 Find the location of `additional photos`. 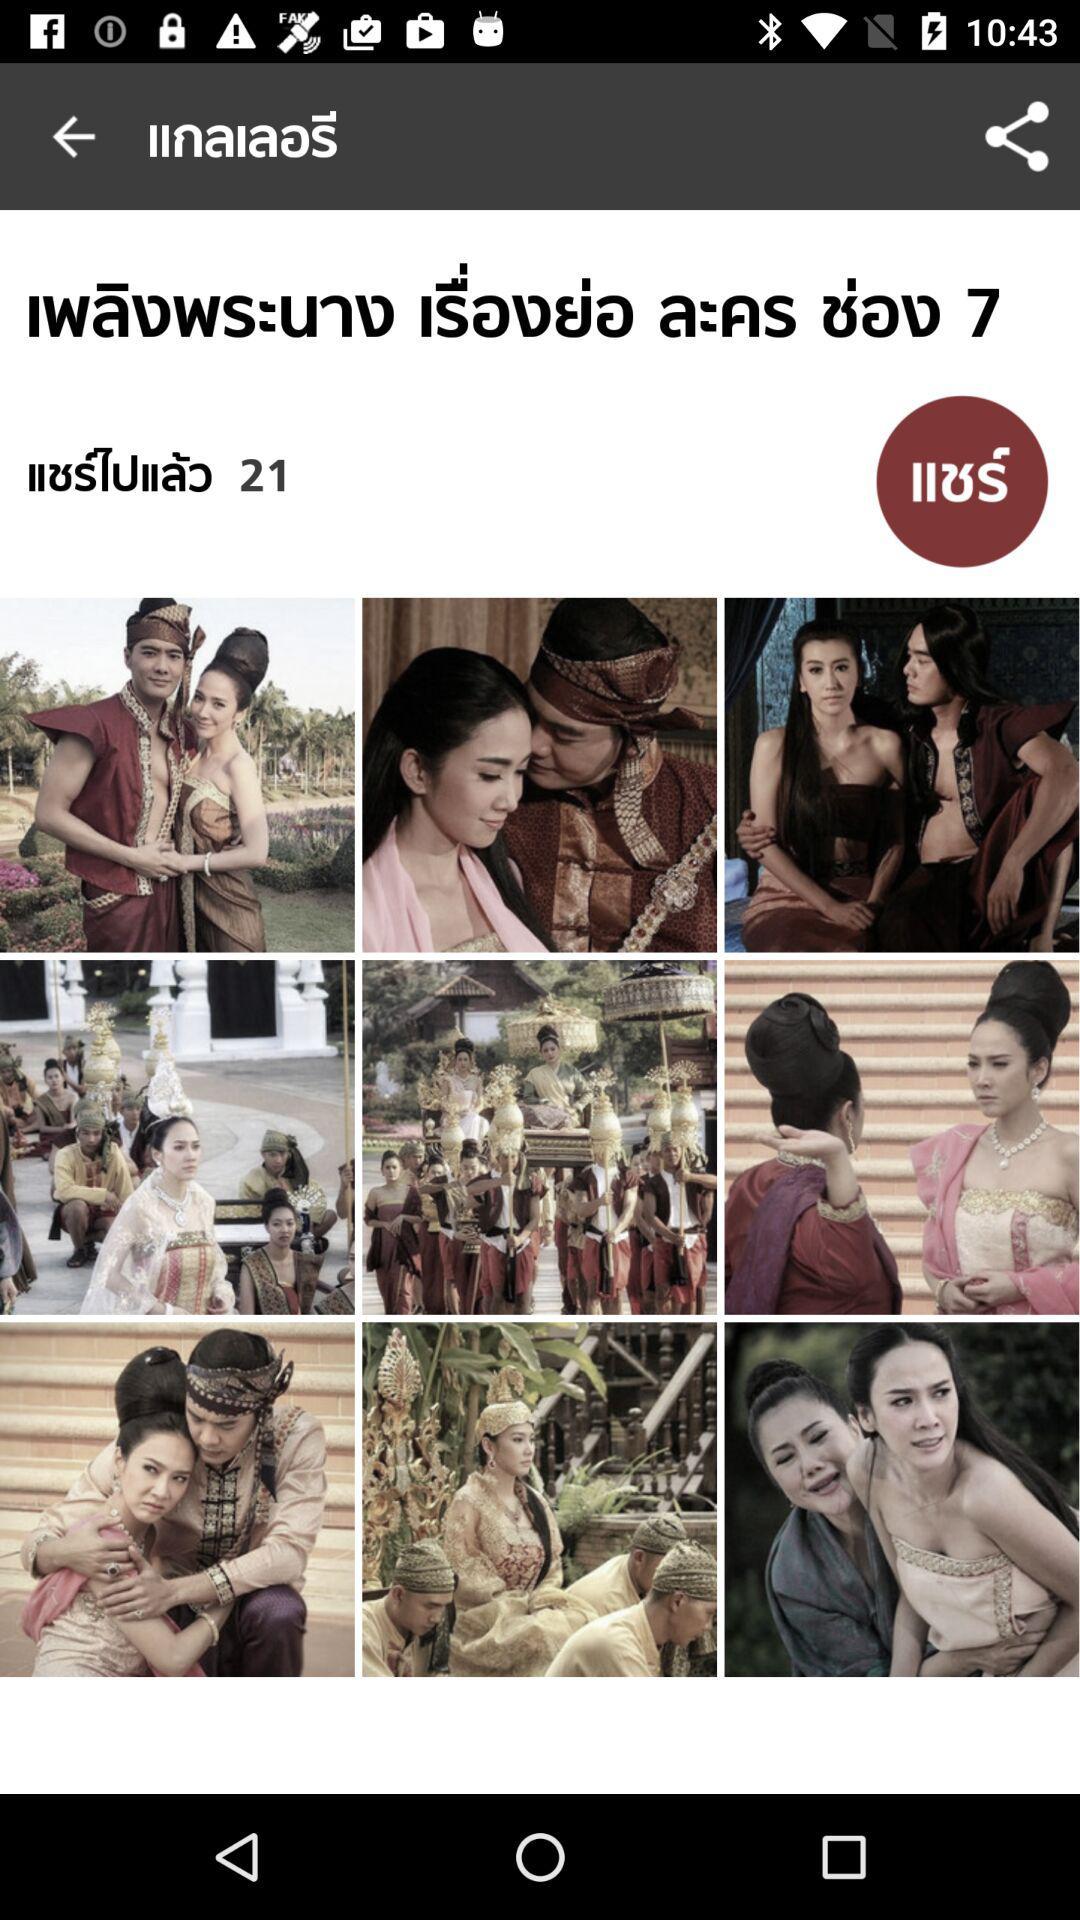

additional photos is located at coordinates (961, 480).